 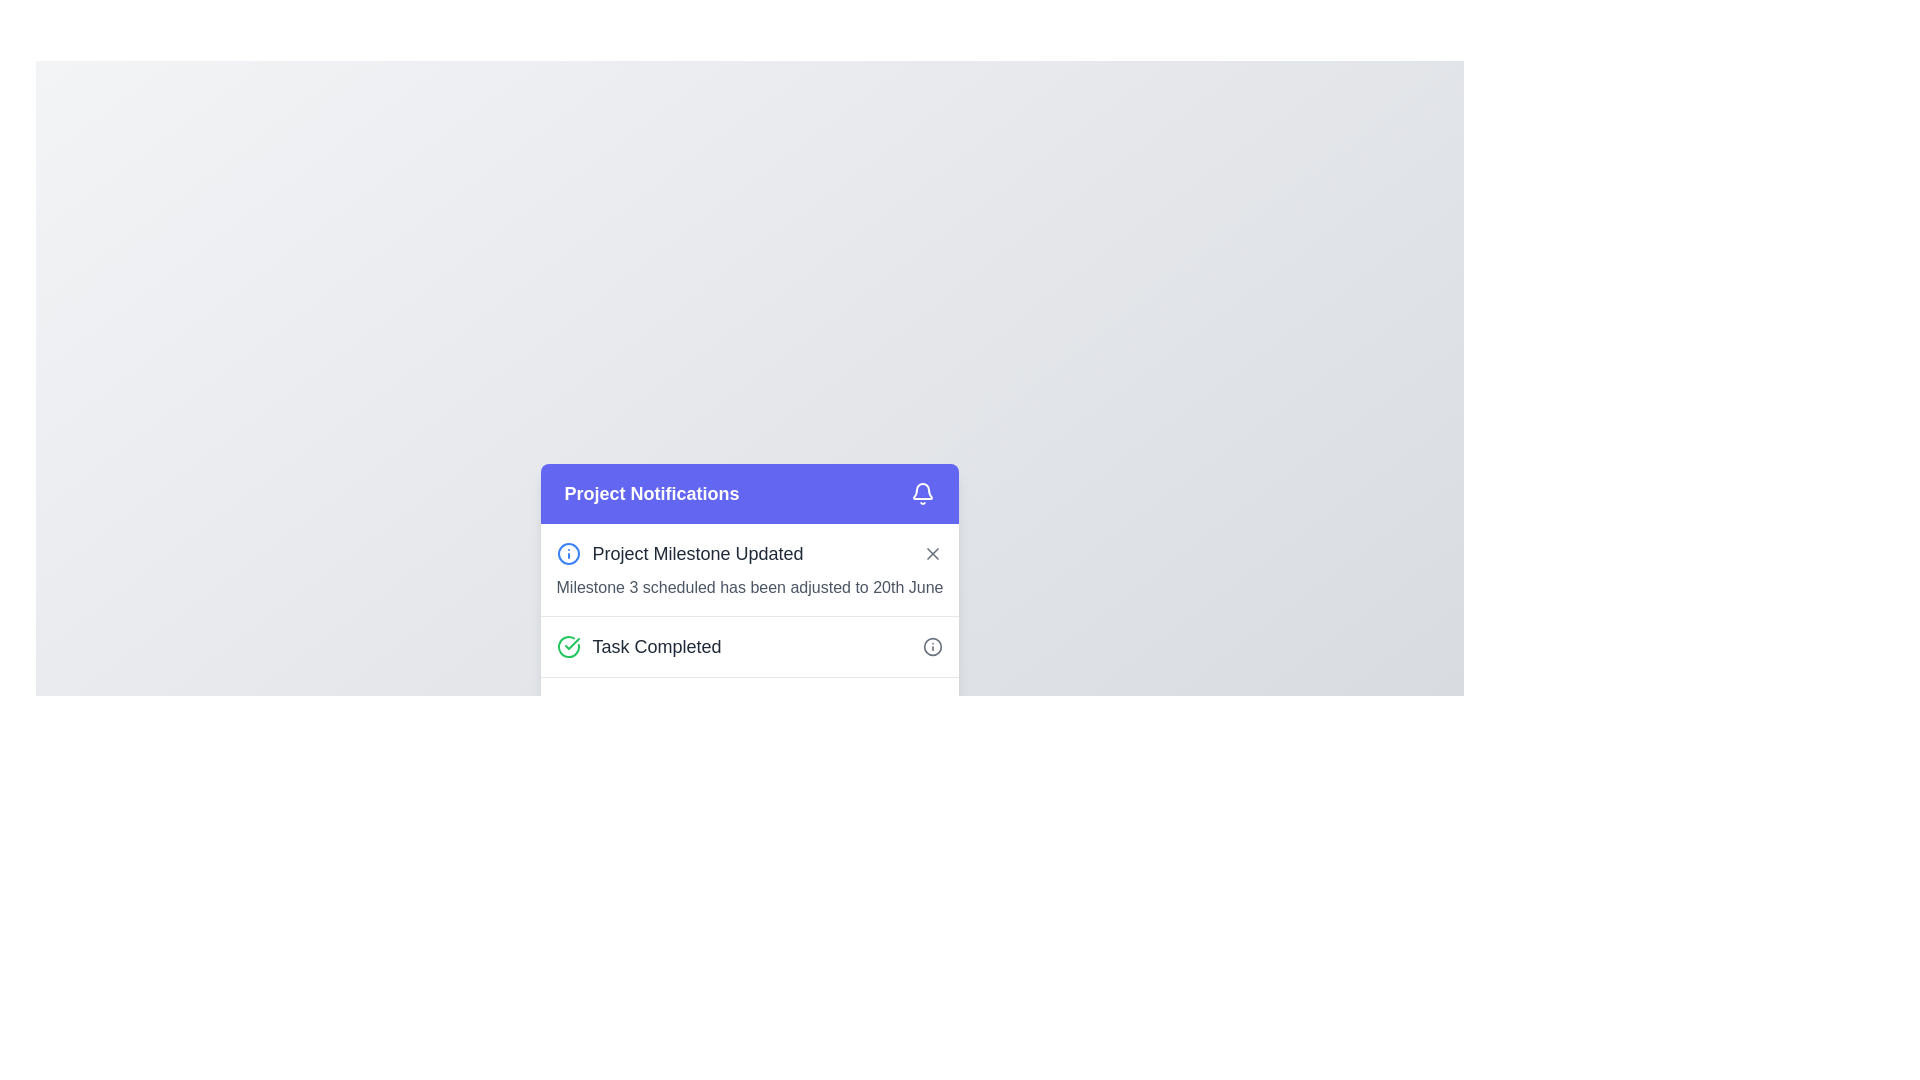 What do you see at coordinates (932, 647) in the screenshot?
I see `the circular information icon featuring a stylized 'i' in the center, located at the far right of the 'Task Completed' row in the notification panel` at bounding box center [932, 647].